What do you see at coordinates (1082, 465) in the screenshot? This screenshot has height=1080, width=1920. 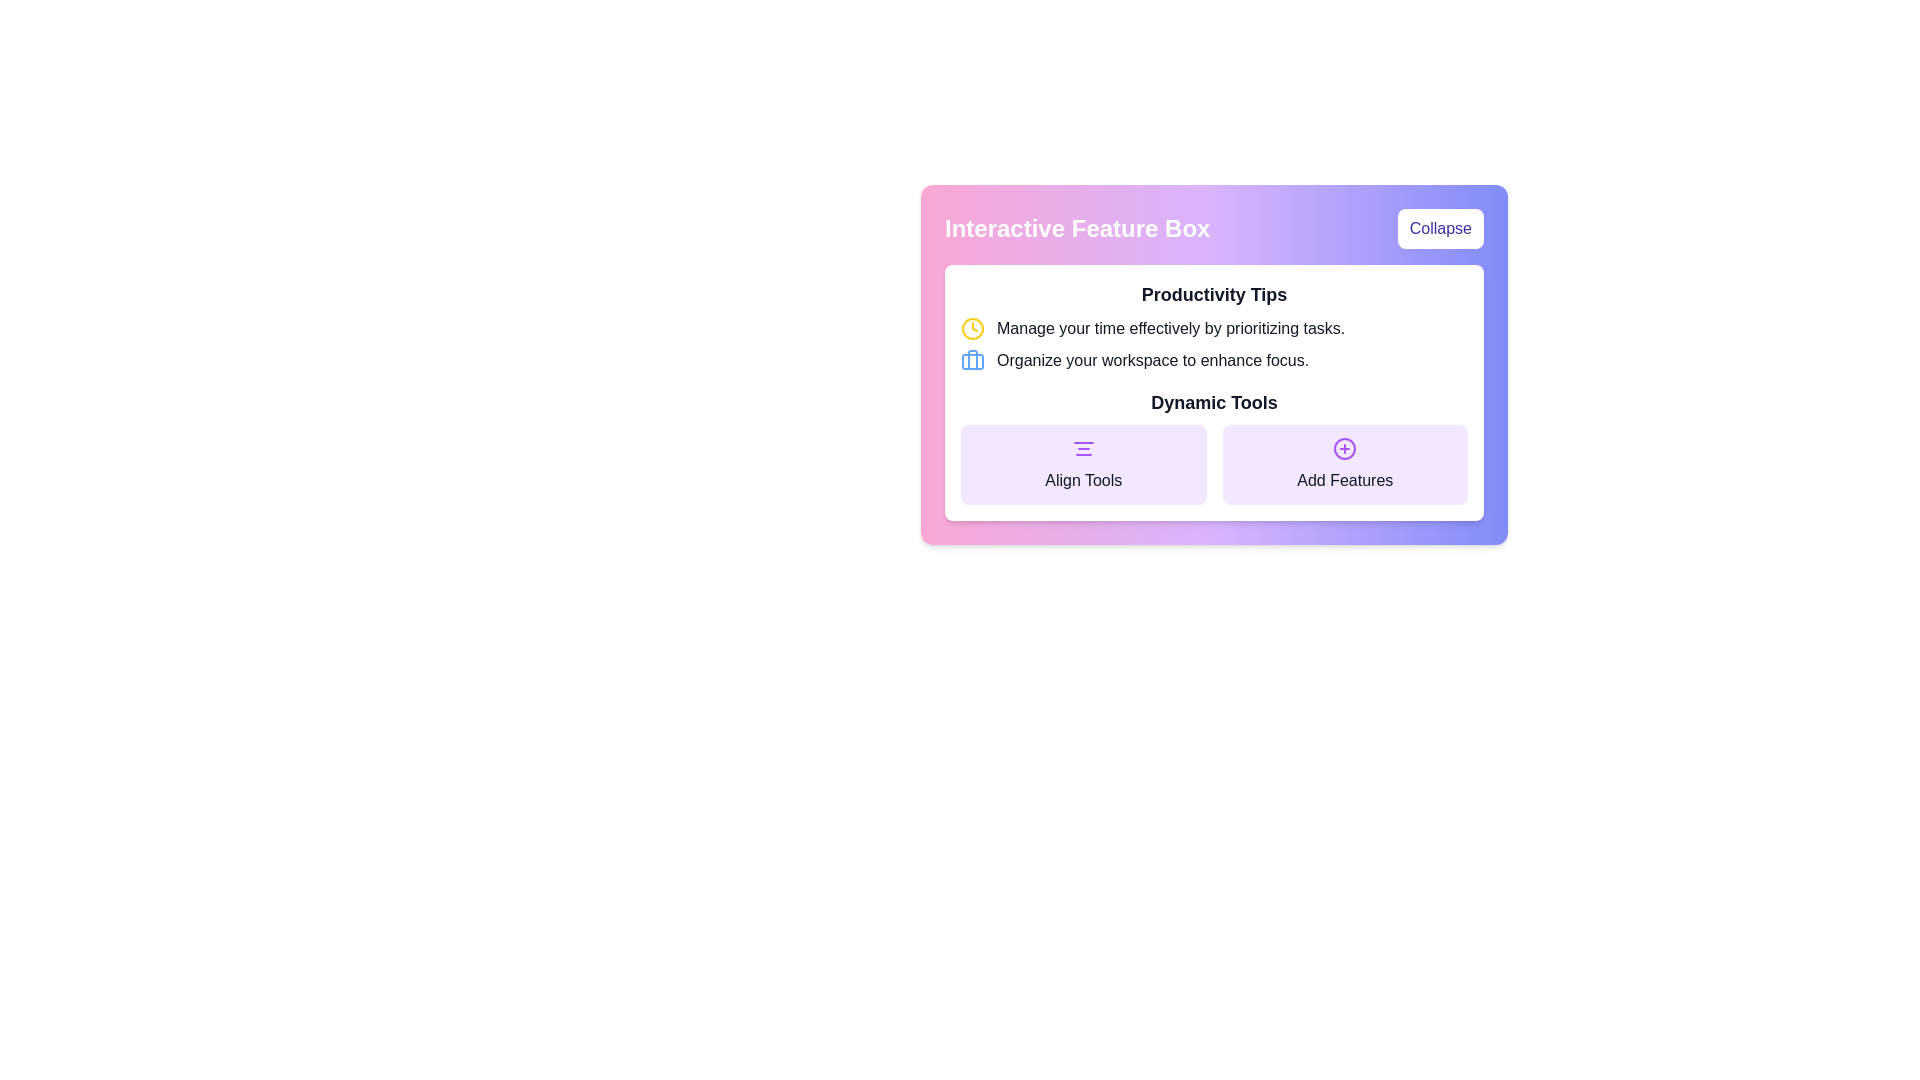 I see `the 'Align Tools' button, which is a rectangular button with a purple background and an icon of three horizontal lines` at bounding box center [1082, 465].